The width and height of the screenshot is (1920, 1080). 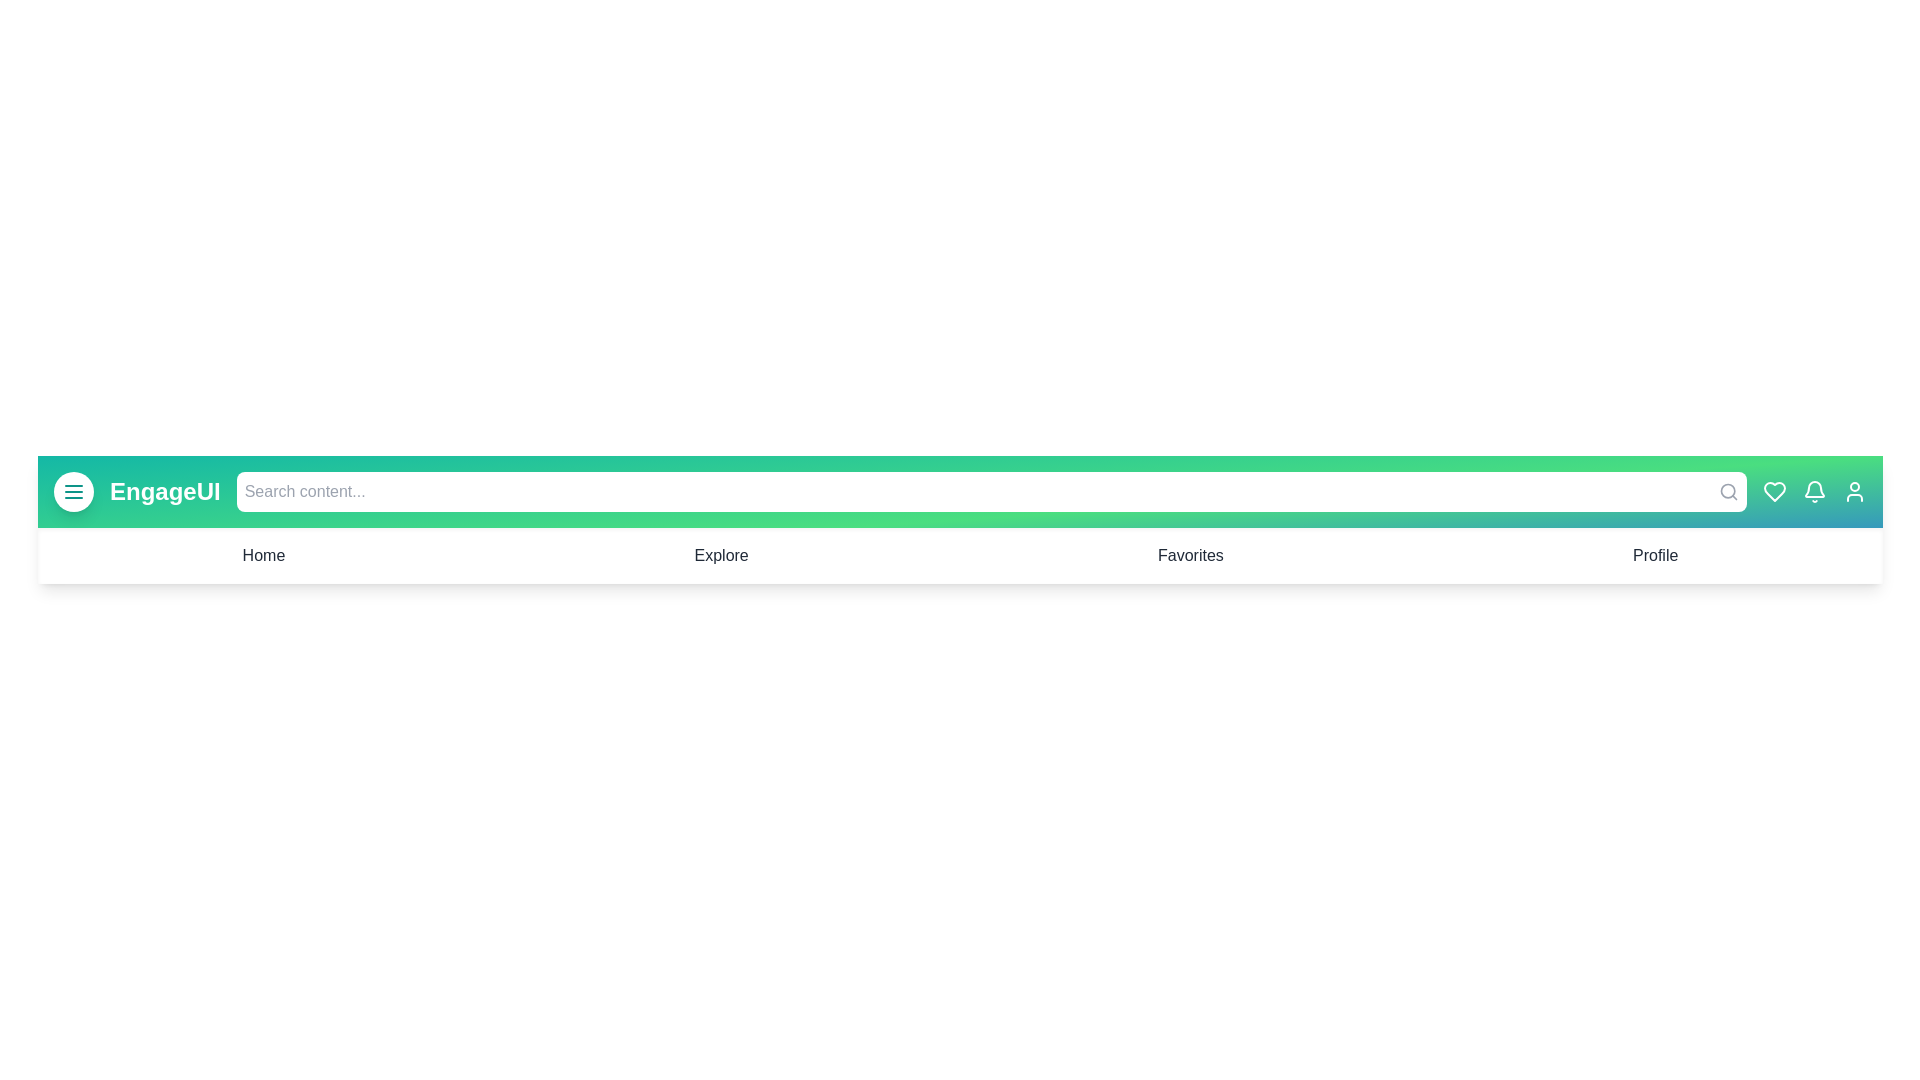 What do you see at coordinates (720, 555) in the screenshot?
I see `the menu item labeled Explore` at bounding box center [720, 555].